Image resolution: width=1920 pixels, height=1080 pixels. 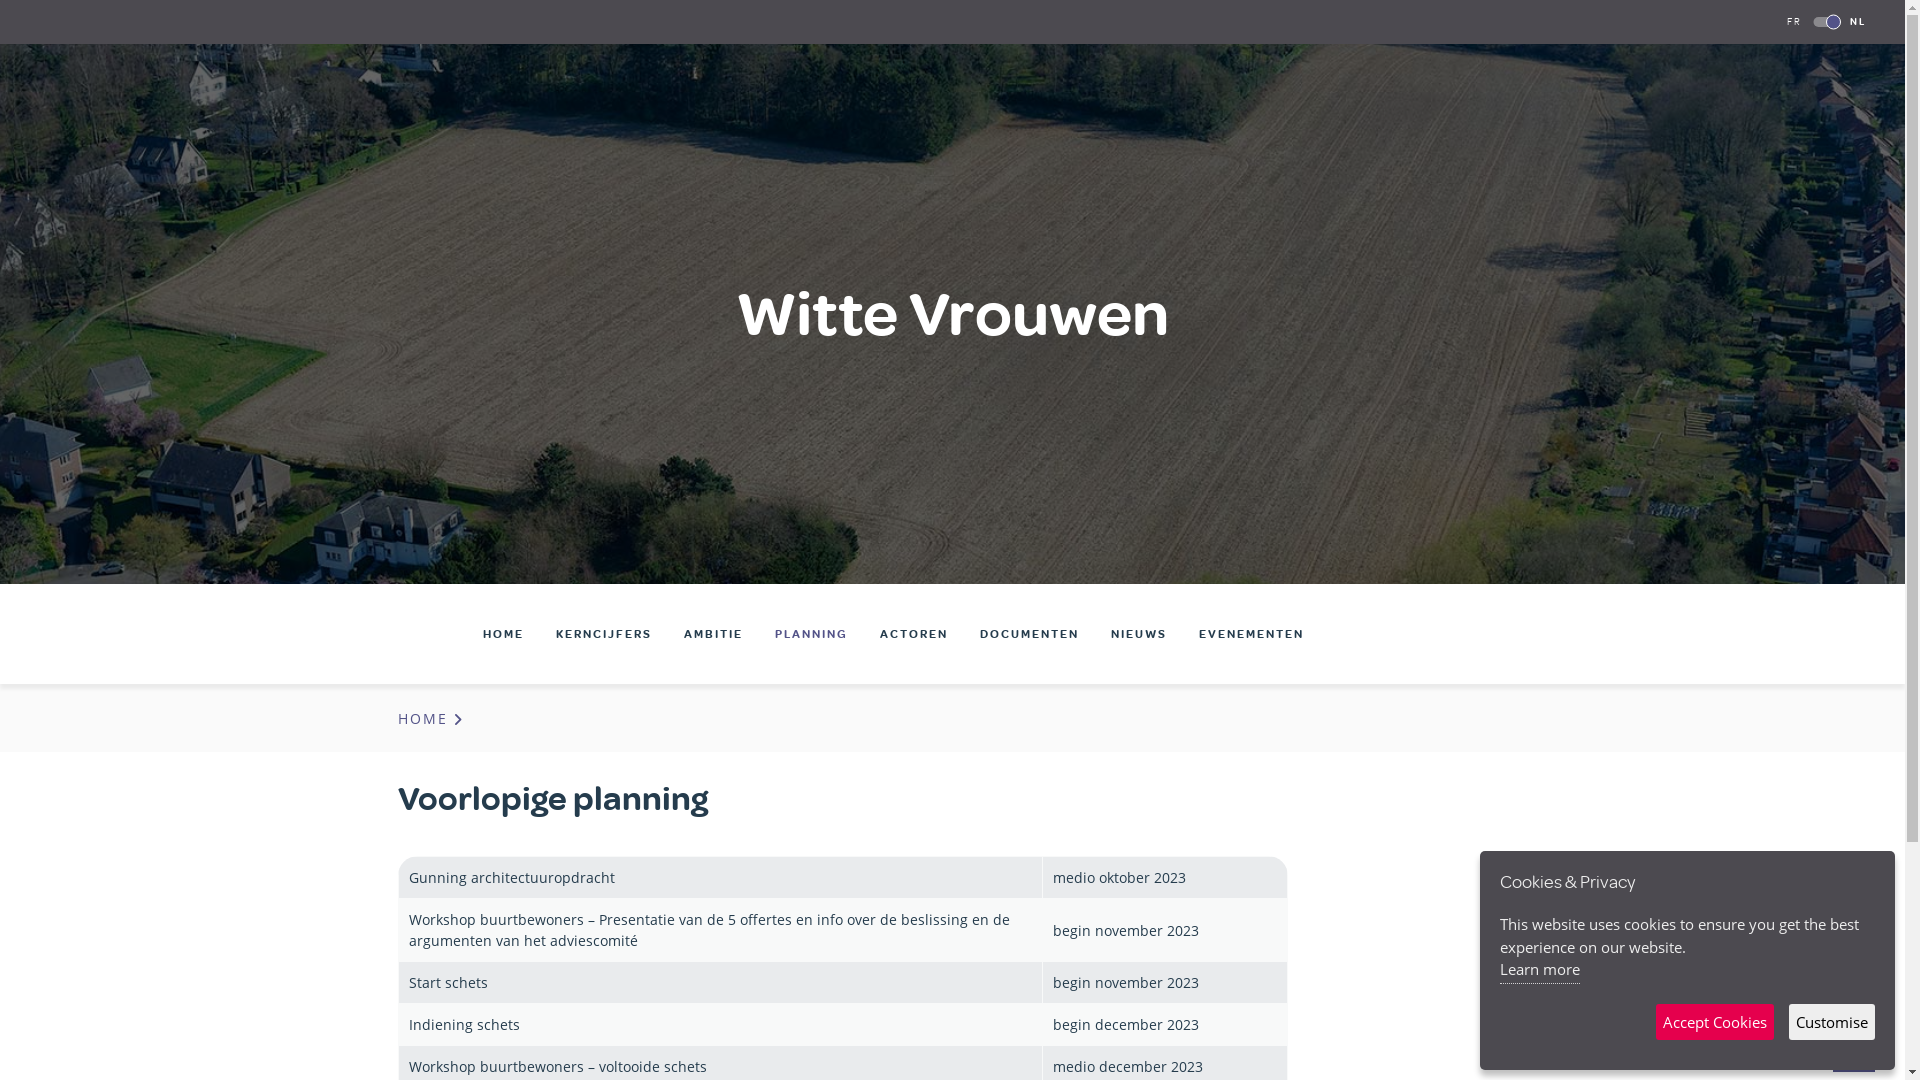 I want to click on 'DOCUMENTEN', so click(x=1029, y=633).